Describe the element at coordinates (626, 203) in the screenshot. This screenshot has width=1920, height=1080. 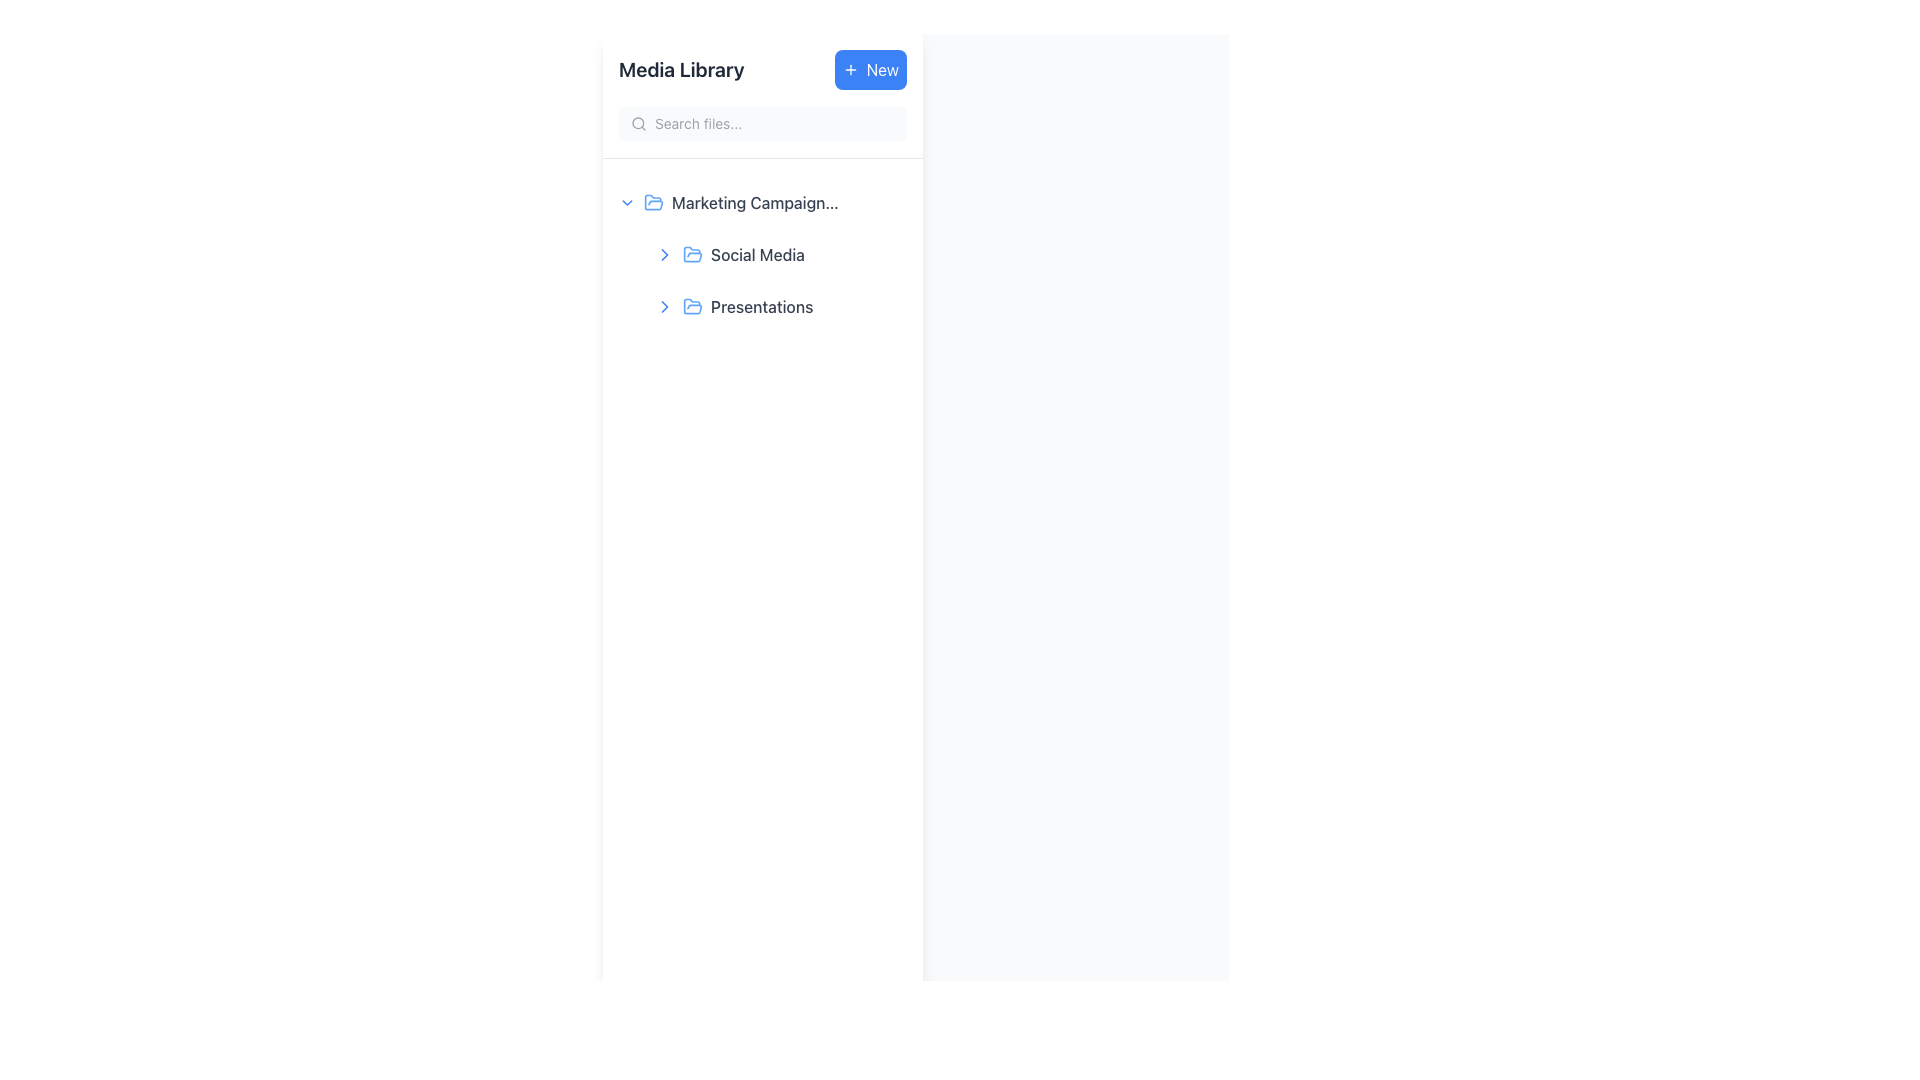
I see `the menu toggle icon located to the left of the 'Marketing Campaign 2024' text` at that location.